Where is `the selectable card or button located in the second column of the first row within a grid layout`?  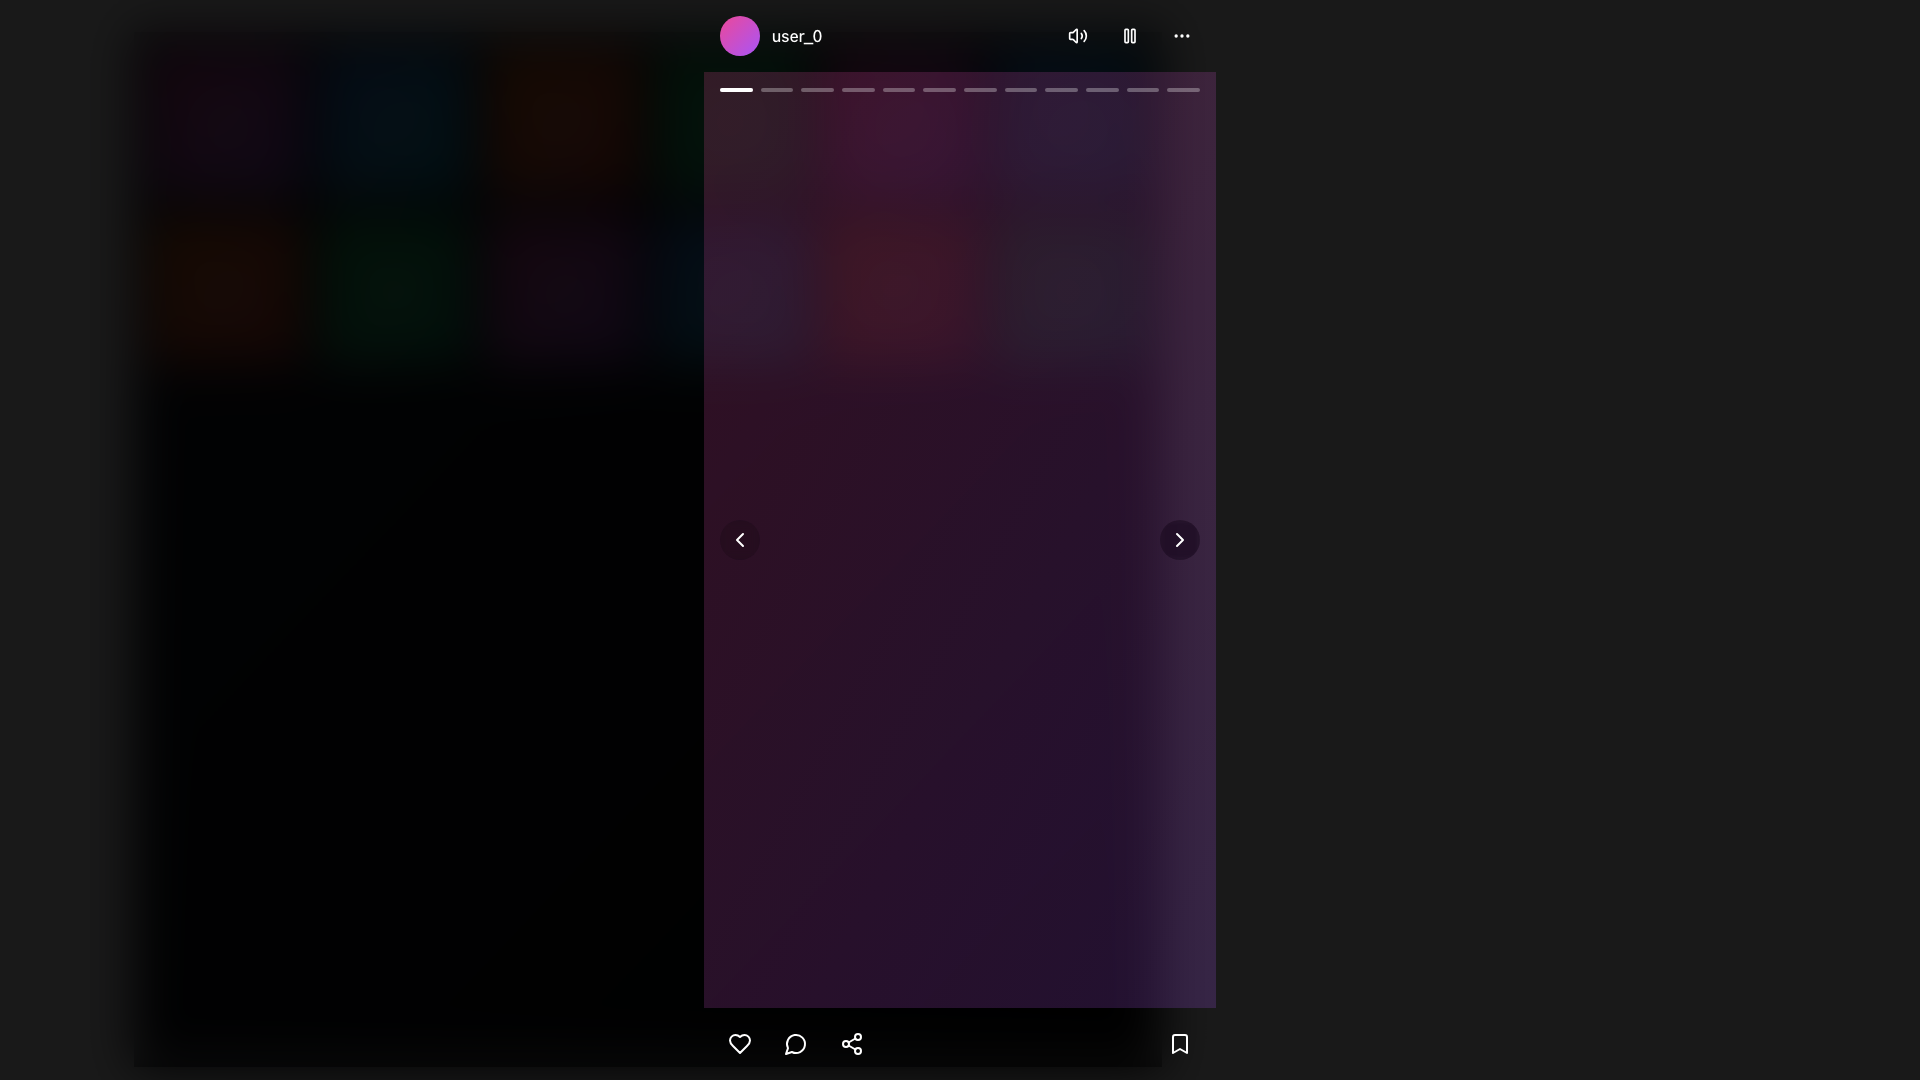 the selectable card or button located in the second column of the first row within a grid layout is located at coordinates (394, 124).